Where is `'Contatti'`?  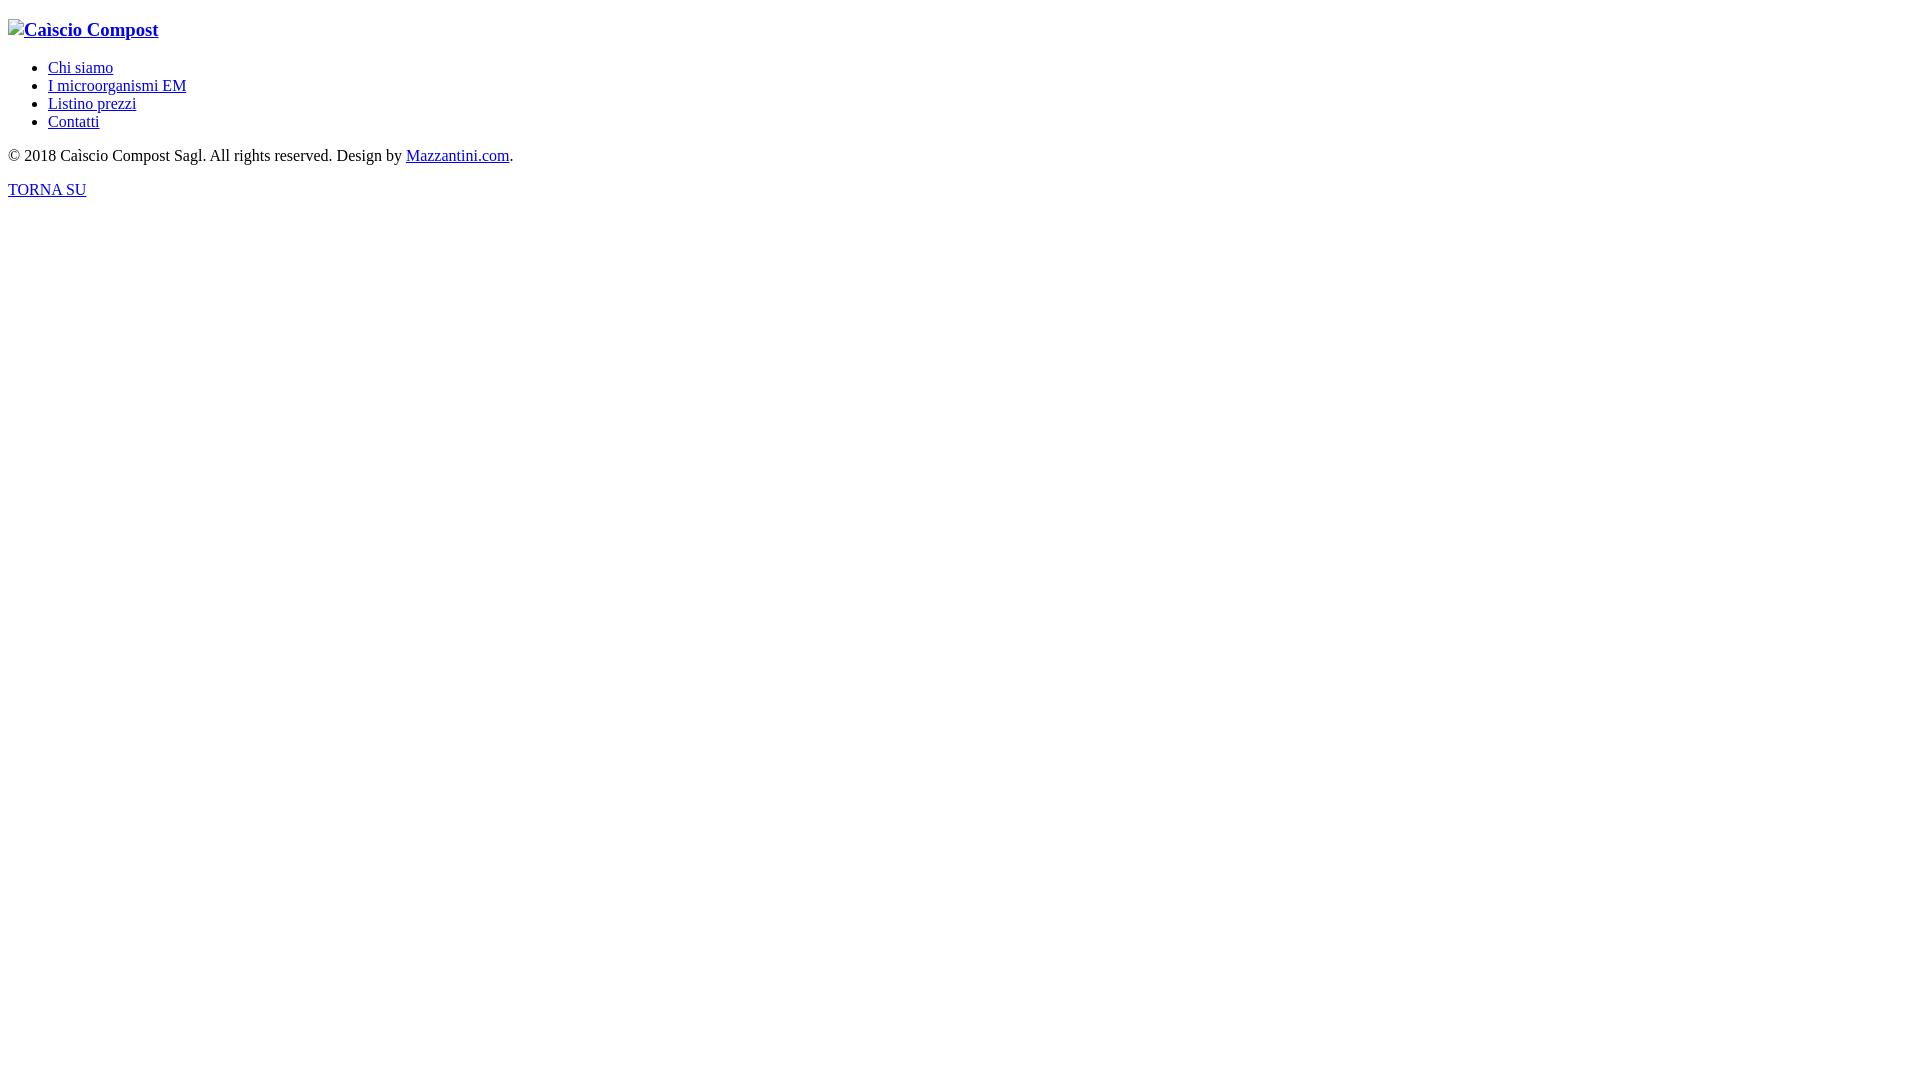 'Contatti' is located at coordinates (73, 121).